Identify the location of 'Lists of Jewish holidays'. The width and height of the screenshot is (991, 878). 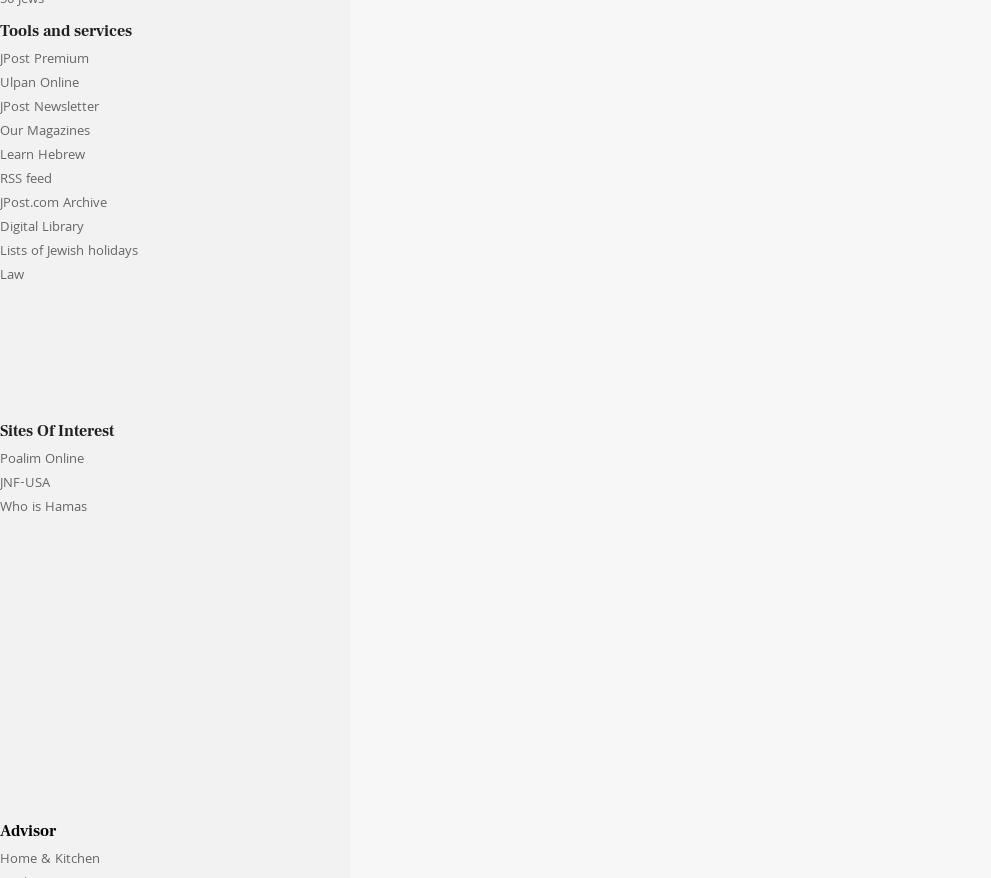
(68, 251).